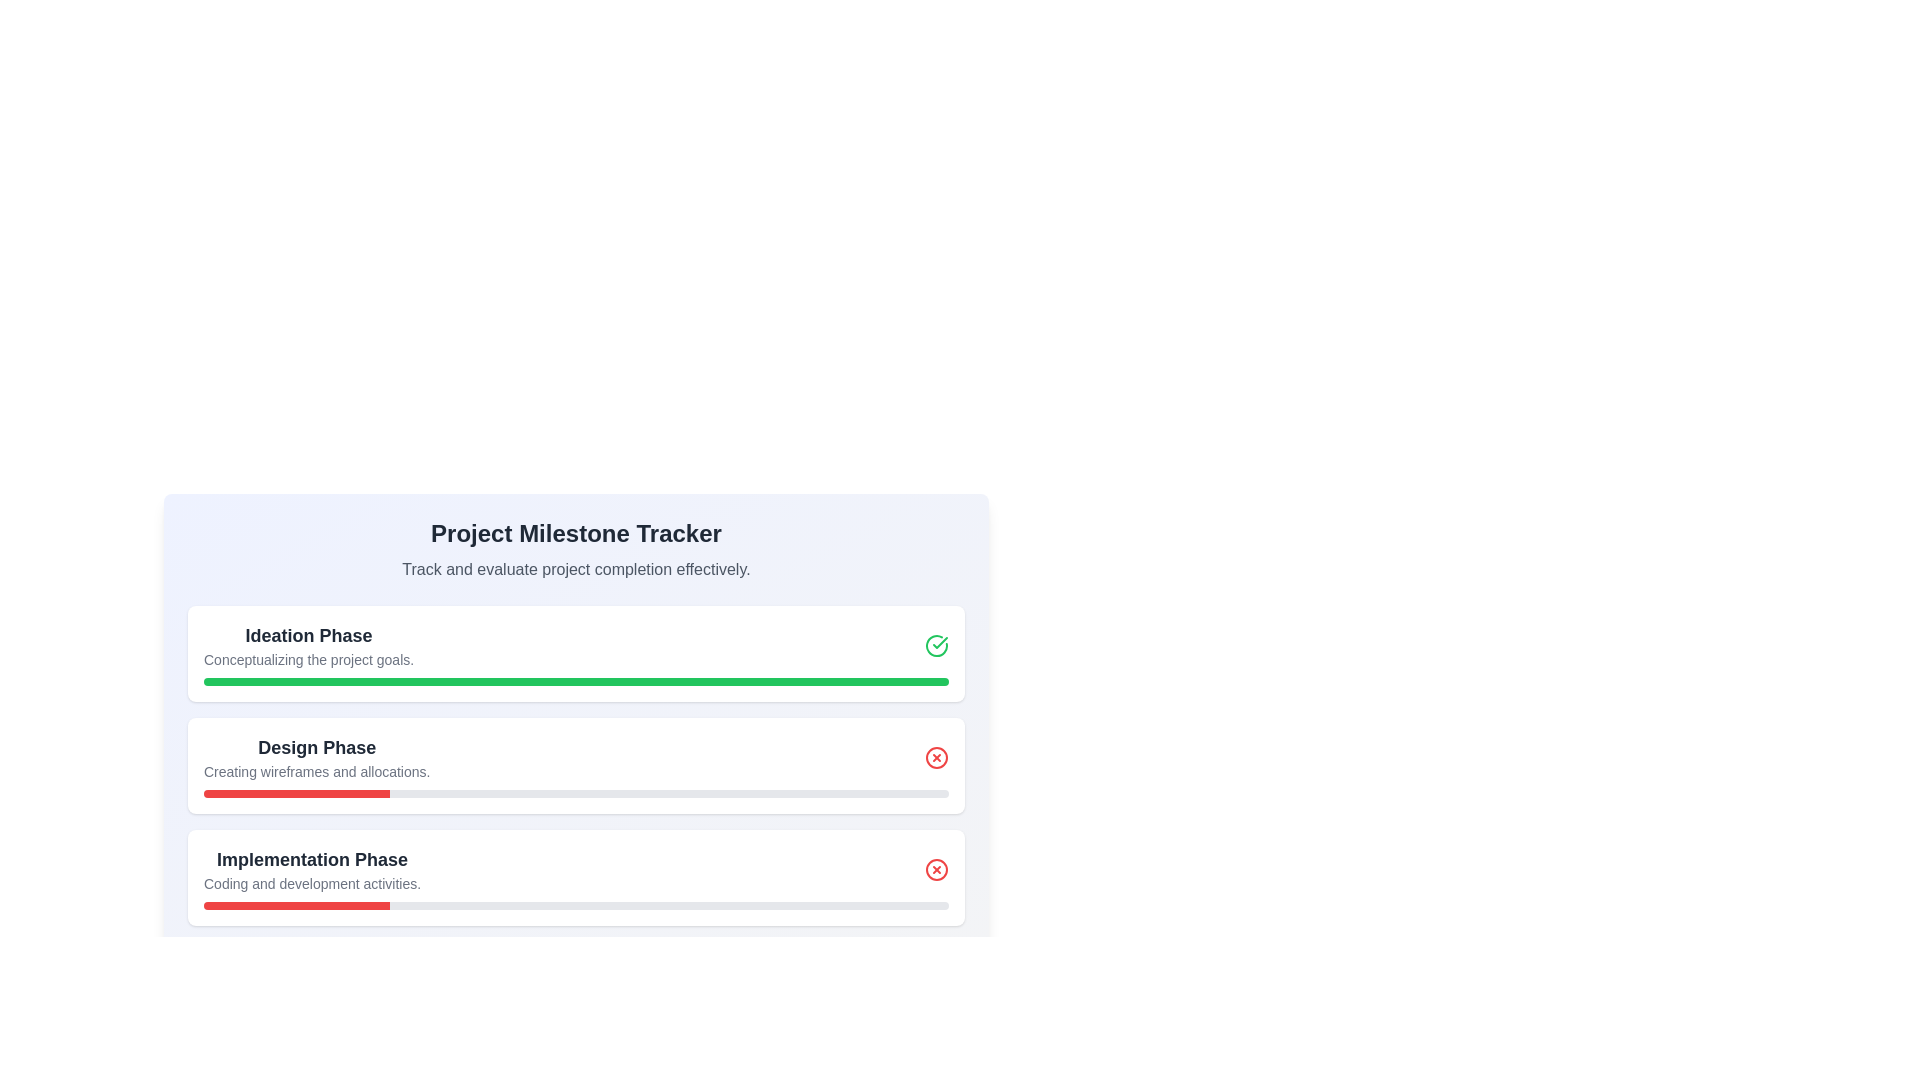 The width and height of the screenshot is (1920, 1080). I want to click on the text label that reads 'Design Phase', which is a bold, dark gray header in the second section of the milestone tracker interface, so click(316, 748).